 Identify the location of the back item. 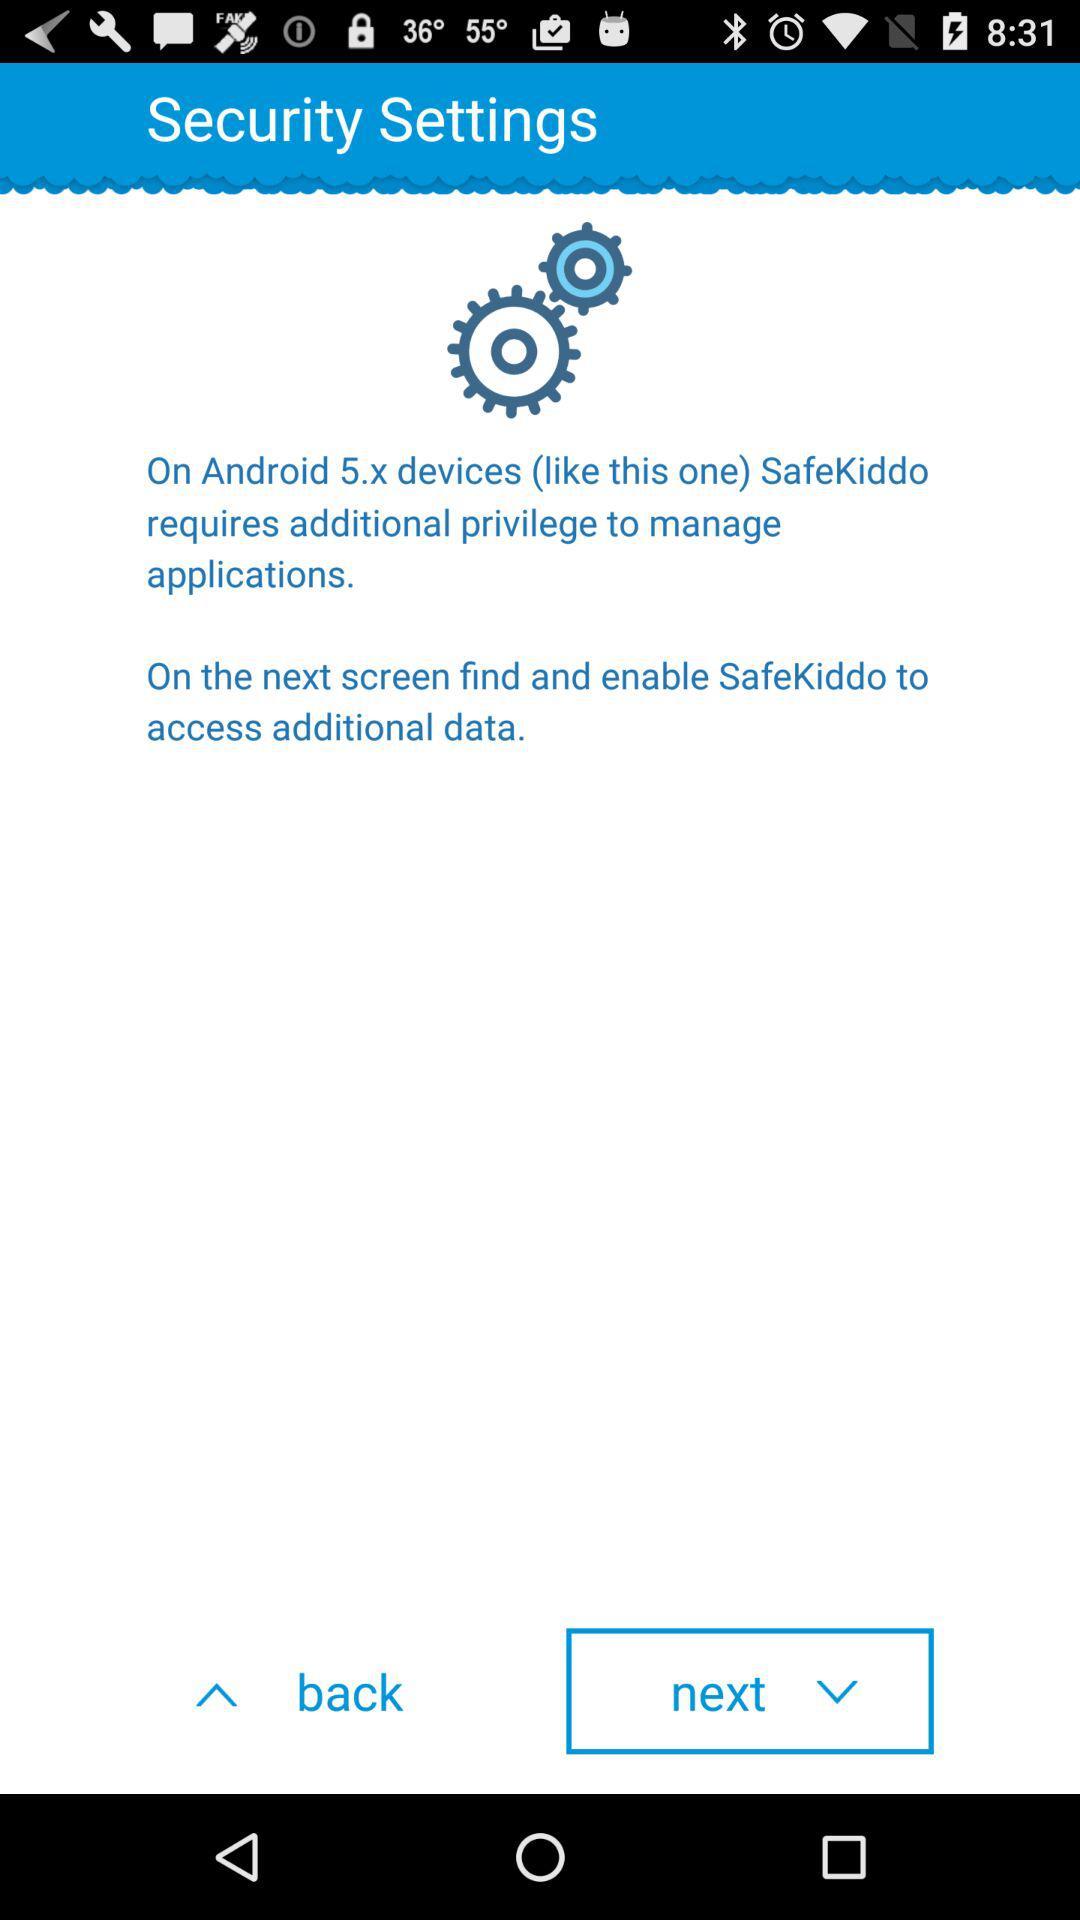
(329, 1690).